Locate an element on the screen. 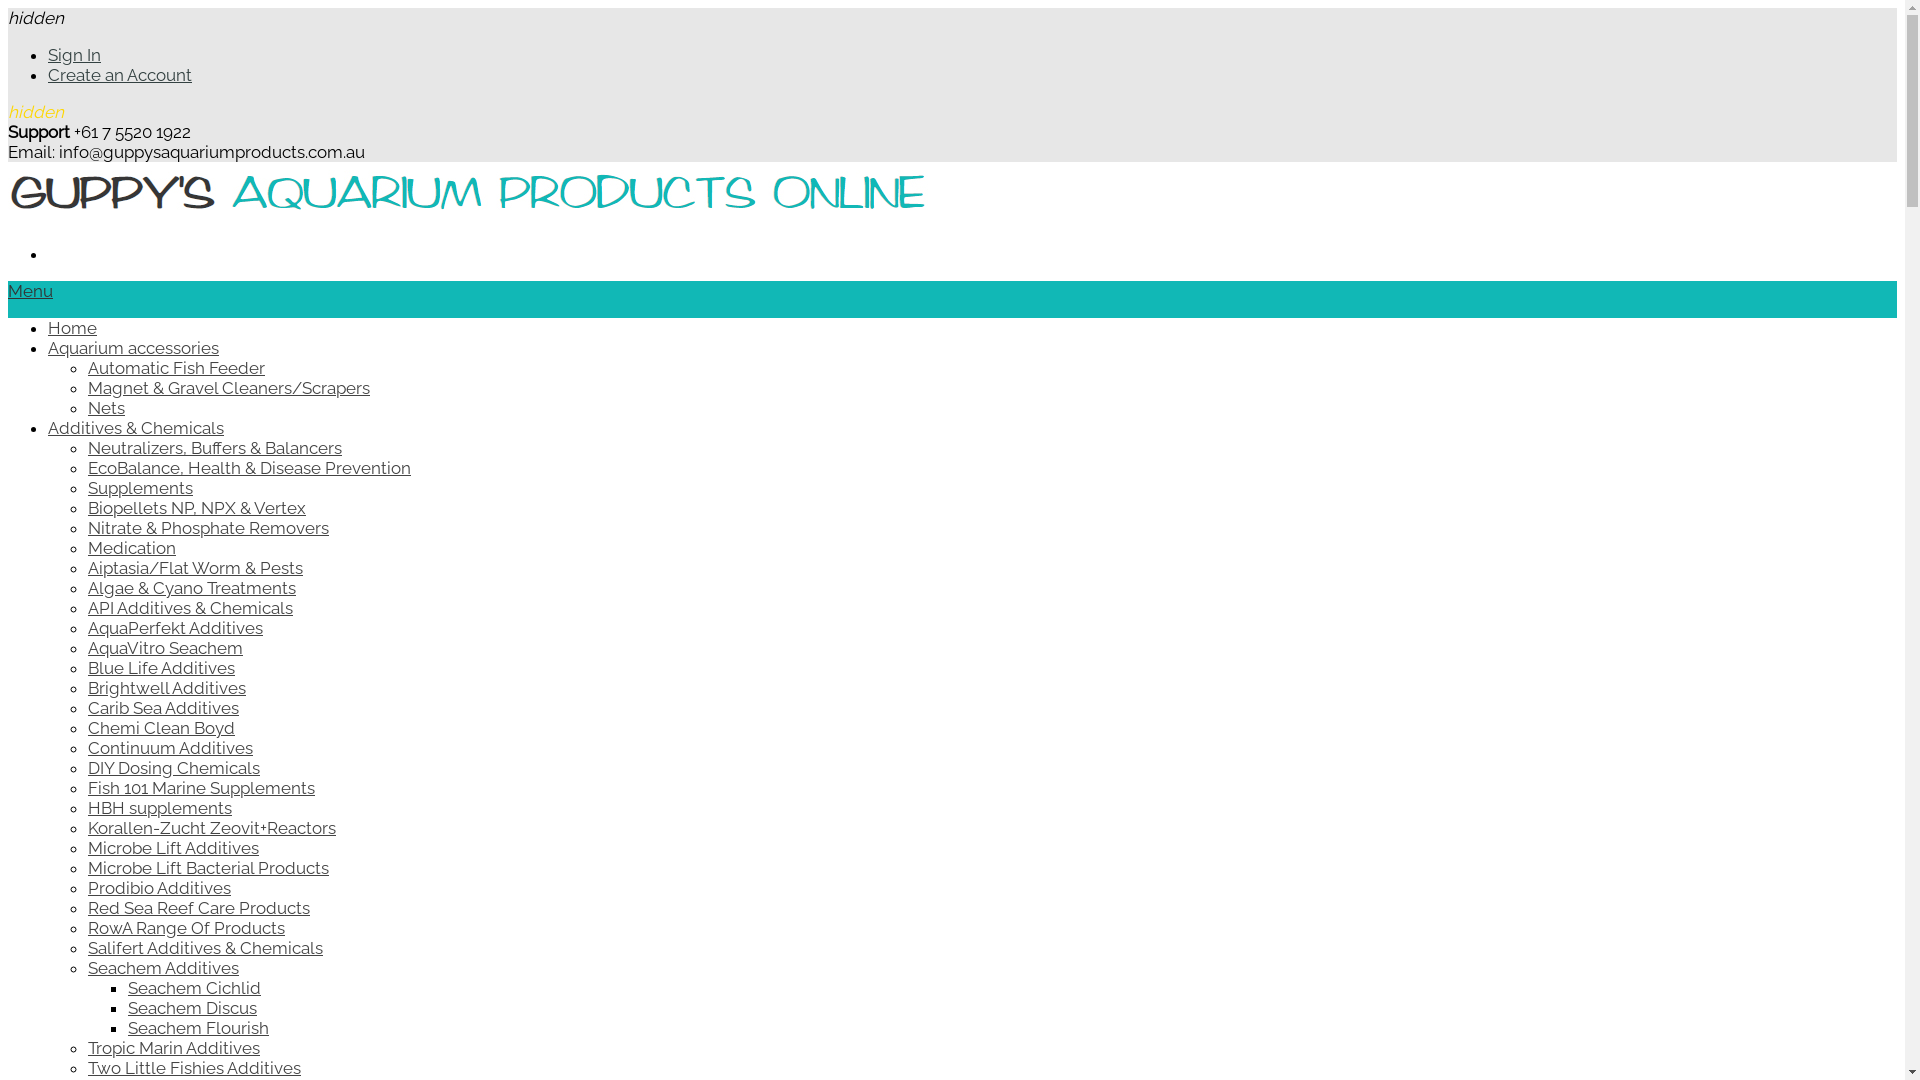  'Continuum Additives' is located at coordinates (170, 748).